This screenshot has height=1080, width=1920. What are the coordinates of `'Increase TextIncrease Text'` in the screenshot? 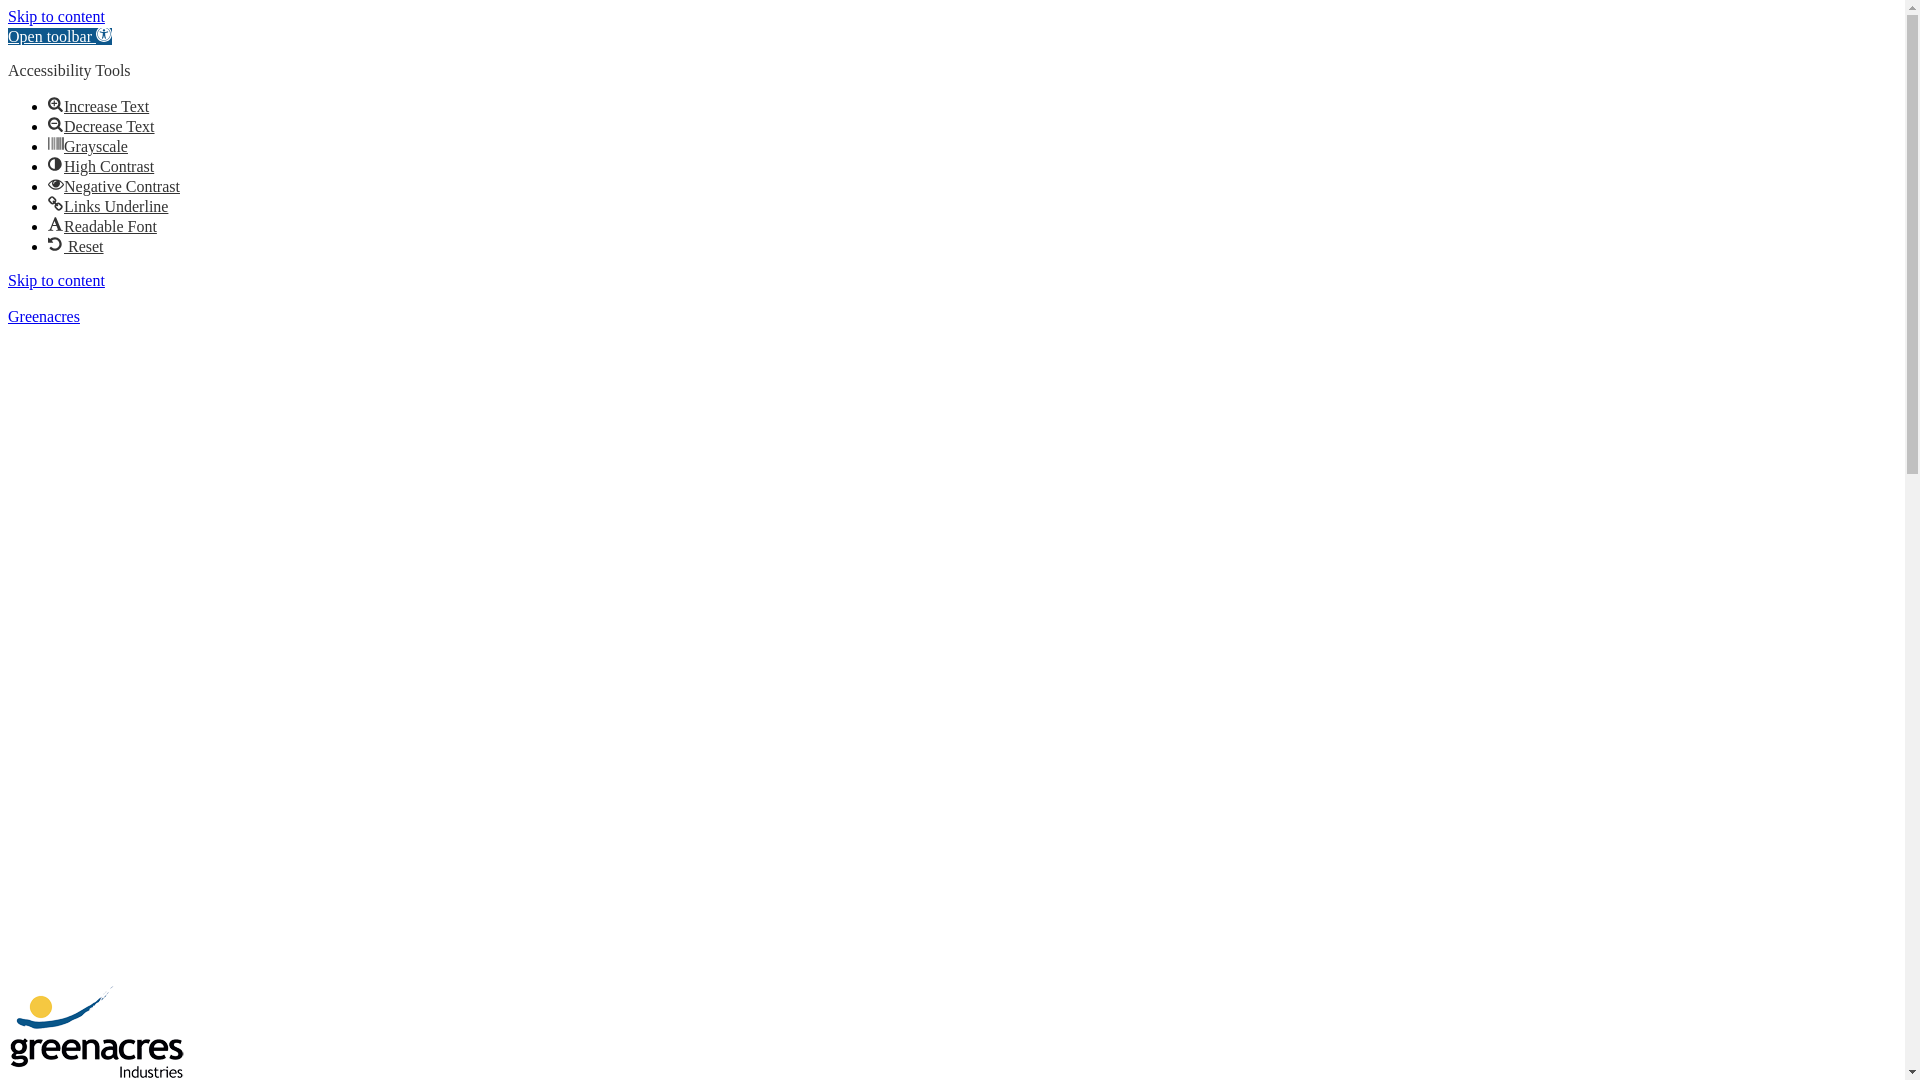 It's located at (97, 106).